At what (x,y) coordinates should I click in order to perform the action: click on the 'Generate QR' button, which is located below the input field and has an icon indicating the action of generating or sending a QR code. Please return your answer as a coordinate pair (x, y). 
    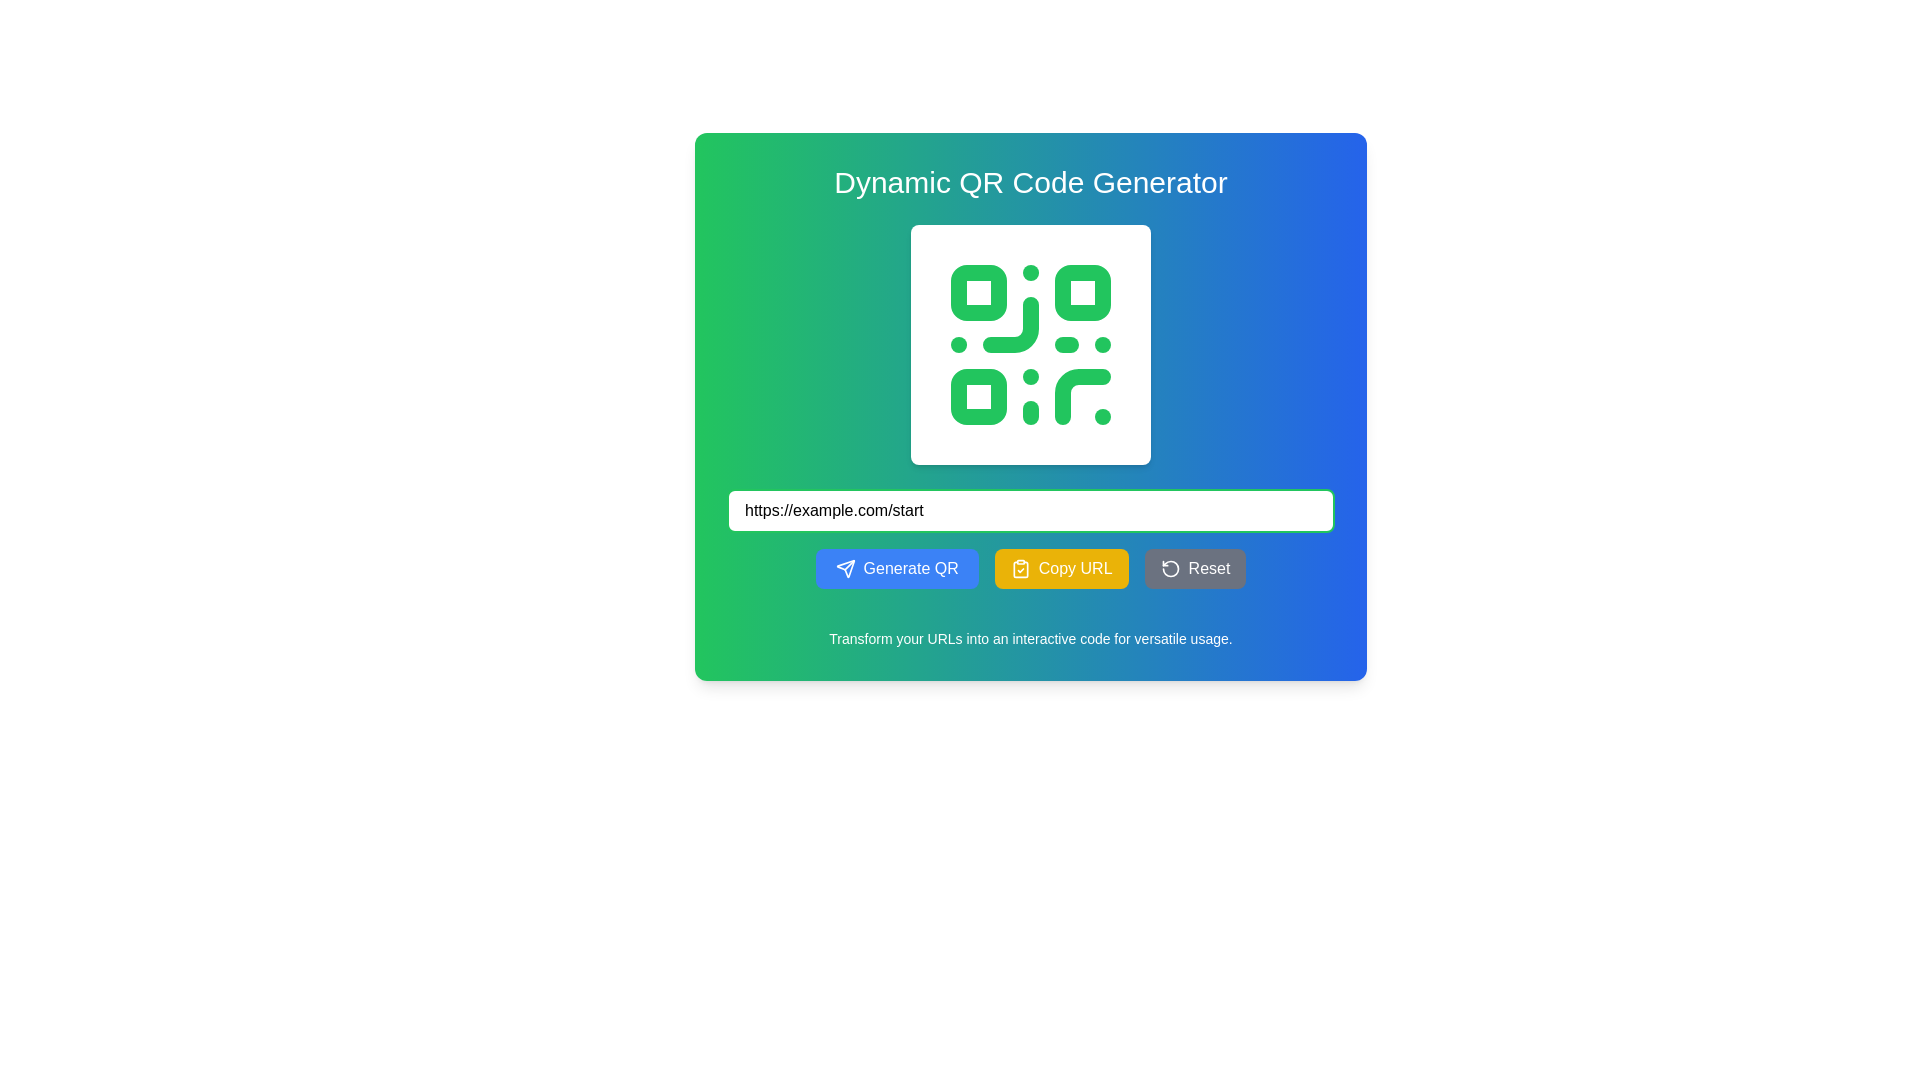
    Looking at the image, I should click on (845, 569).